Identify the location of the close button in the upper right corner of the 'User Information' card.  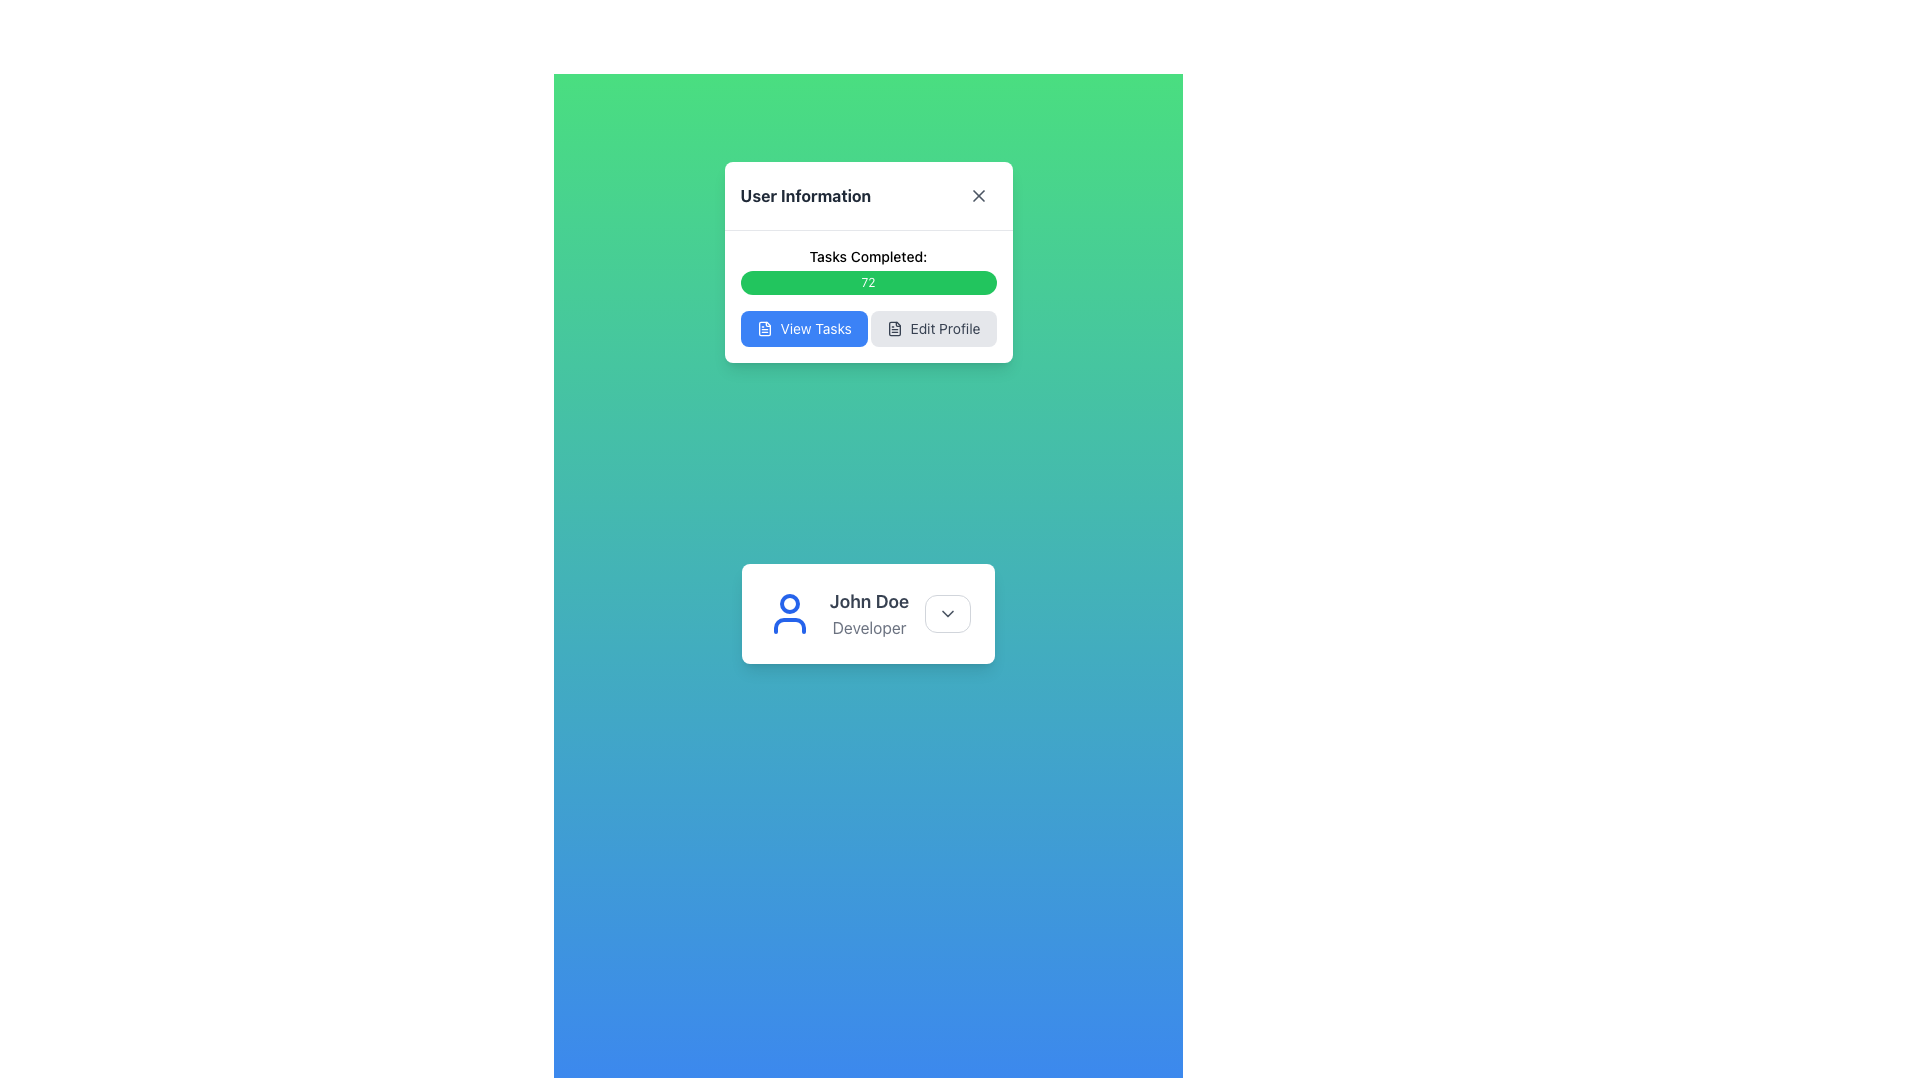
(978, 196).